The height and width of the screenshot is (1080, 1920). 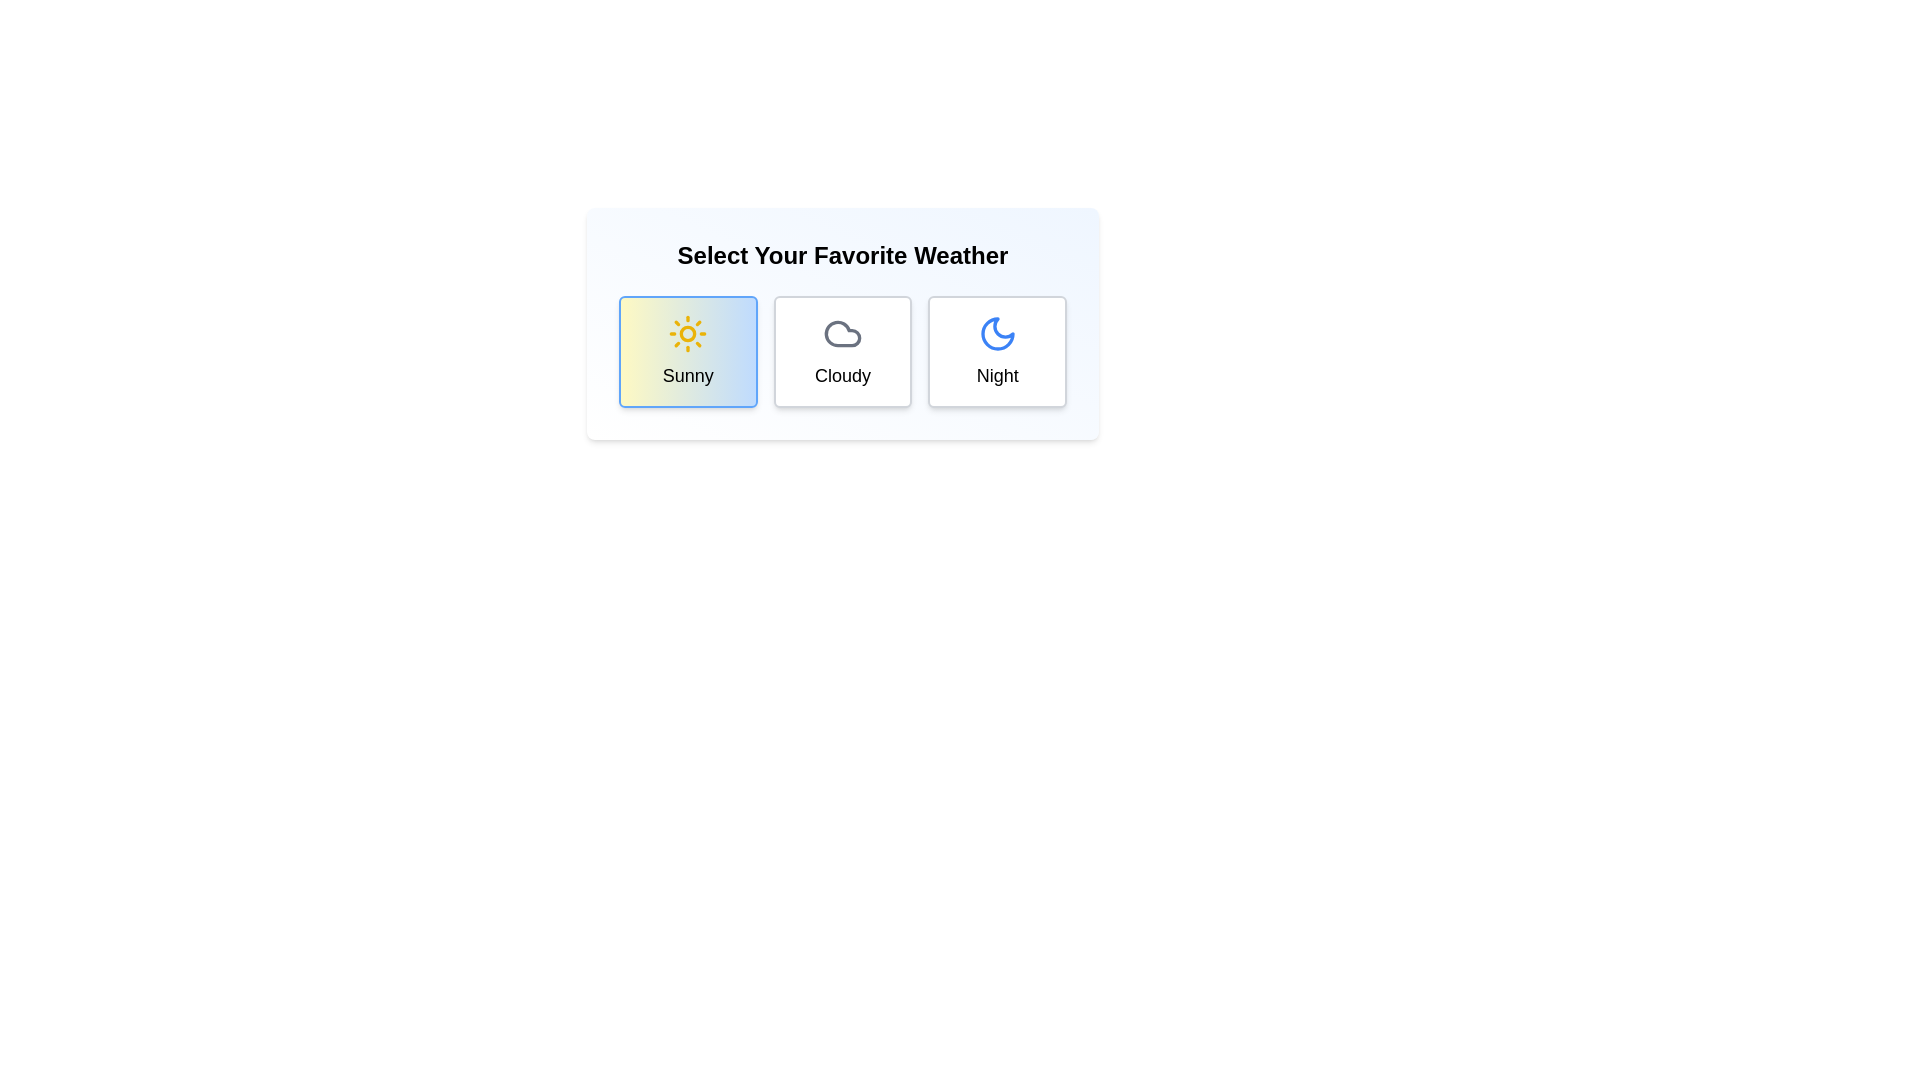 What do you see at coordinates (843, 350) in the screenshot?
I see `the 'Cloudy' weather option button, which is the second card in a three-column grid layout` at bounding box center [843, 350].